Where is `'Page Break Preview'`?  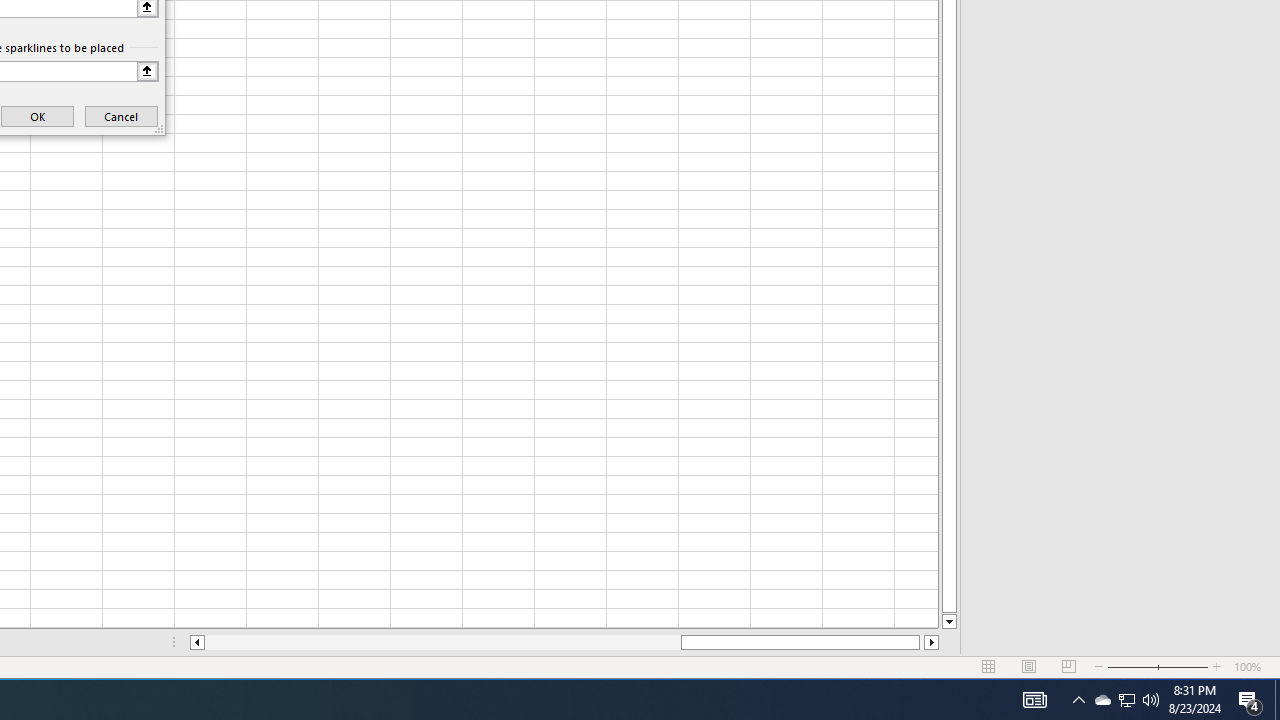
'Page Break Preview' is located at coordinates (1068, 667).